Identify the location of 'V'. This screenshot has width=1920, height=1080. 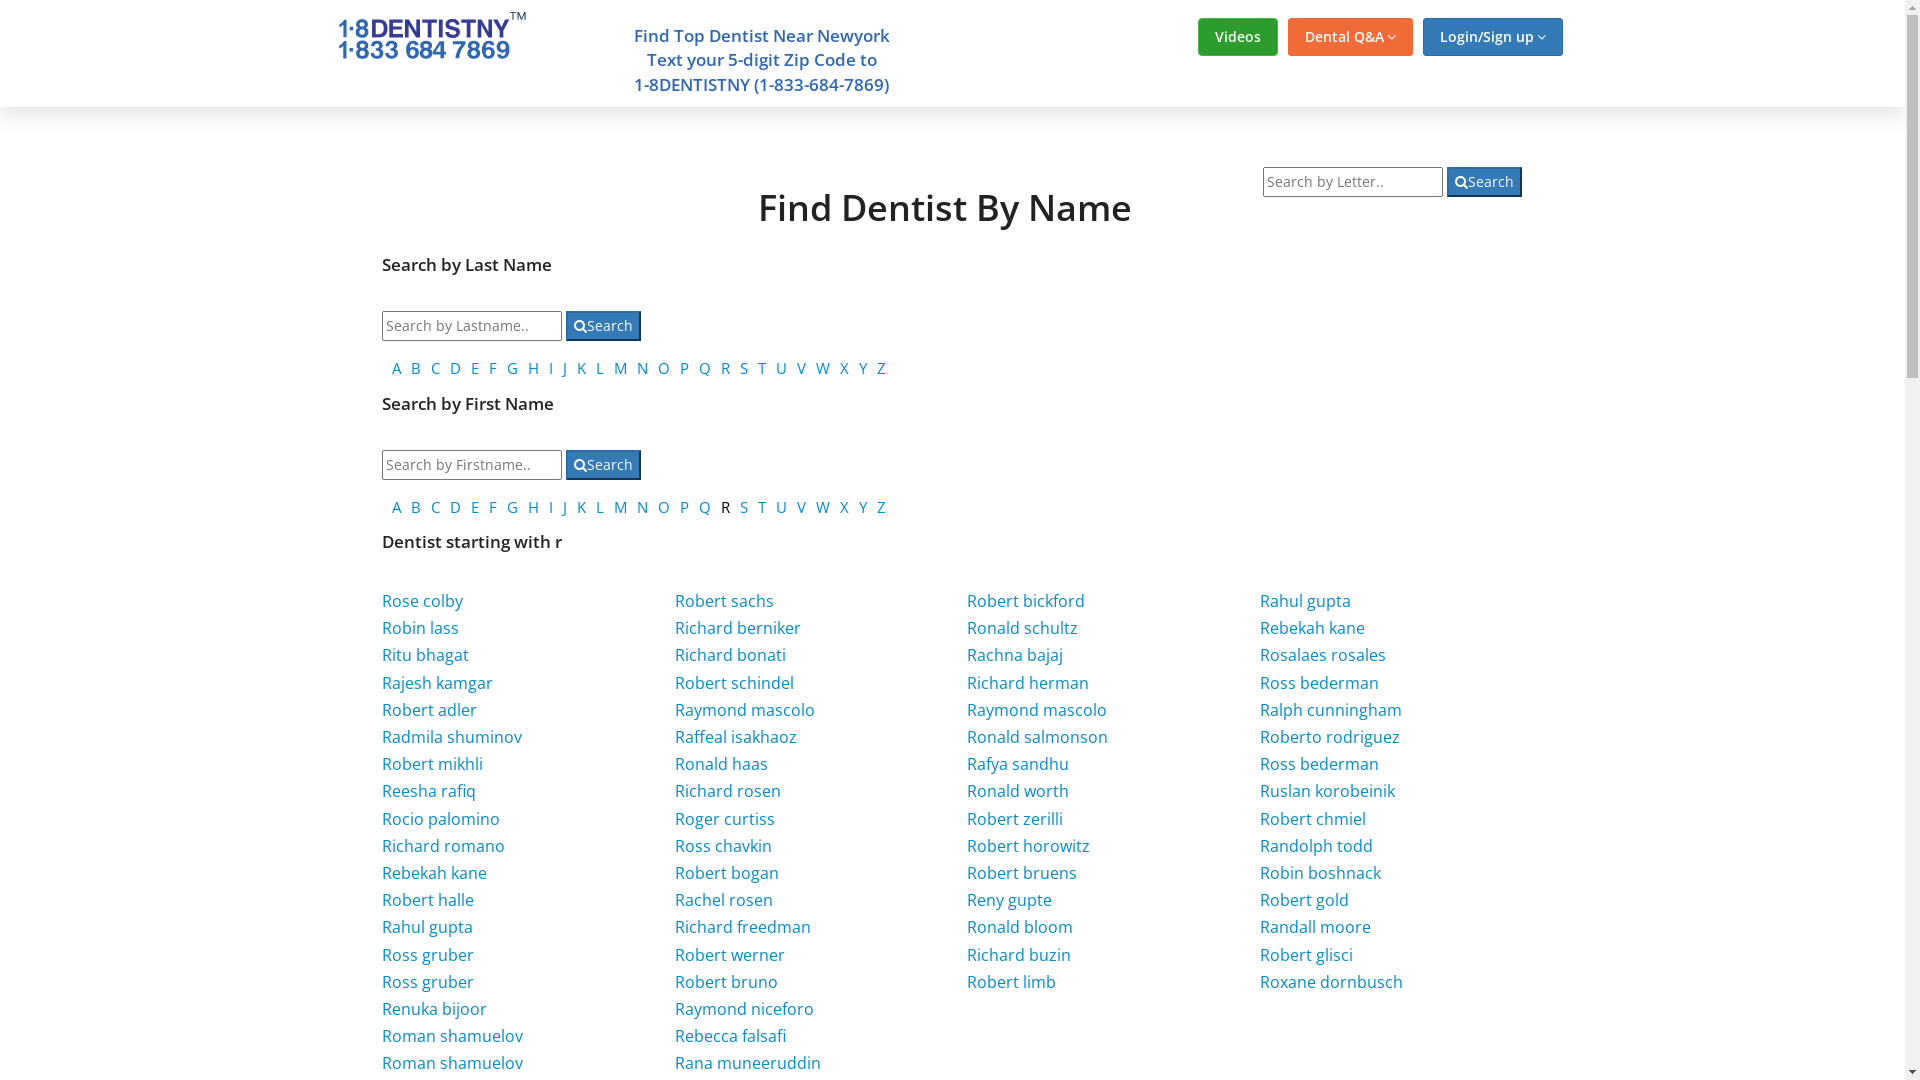
(801, 505).